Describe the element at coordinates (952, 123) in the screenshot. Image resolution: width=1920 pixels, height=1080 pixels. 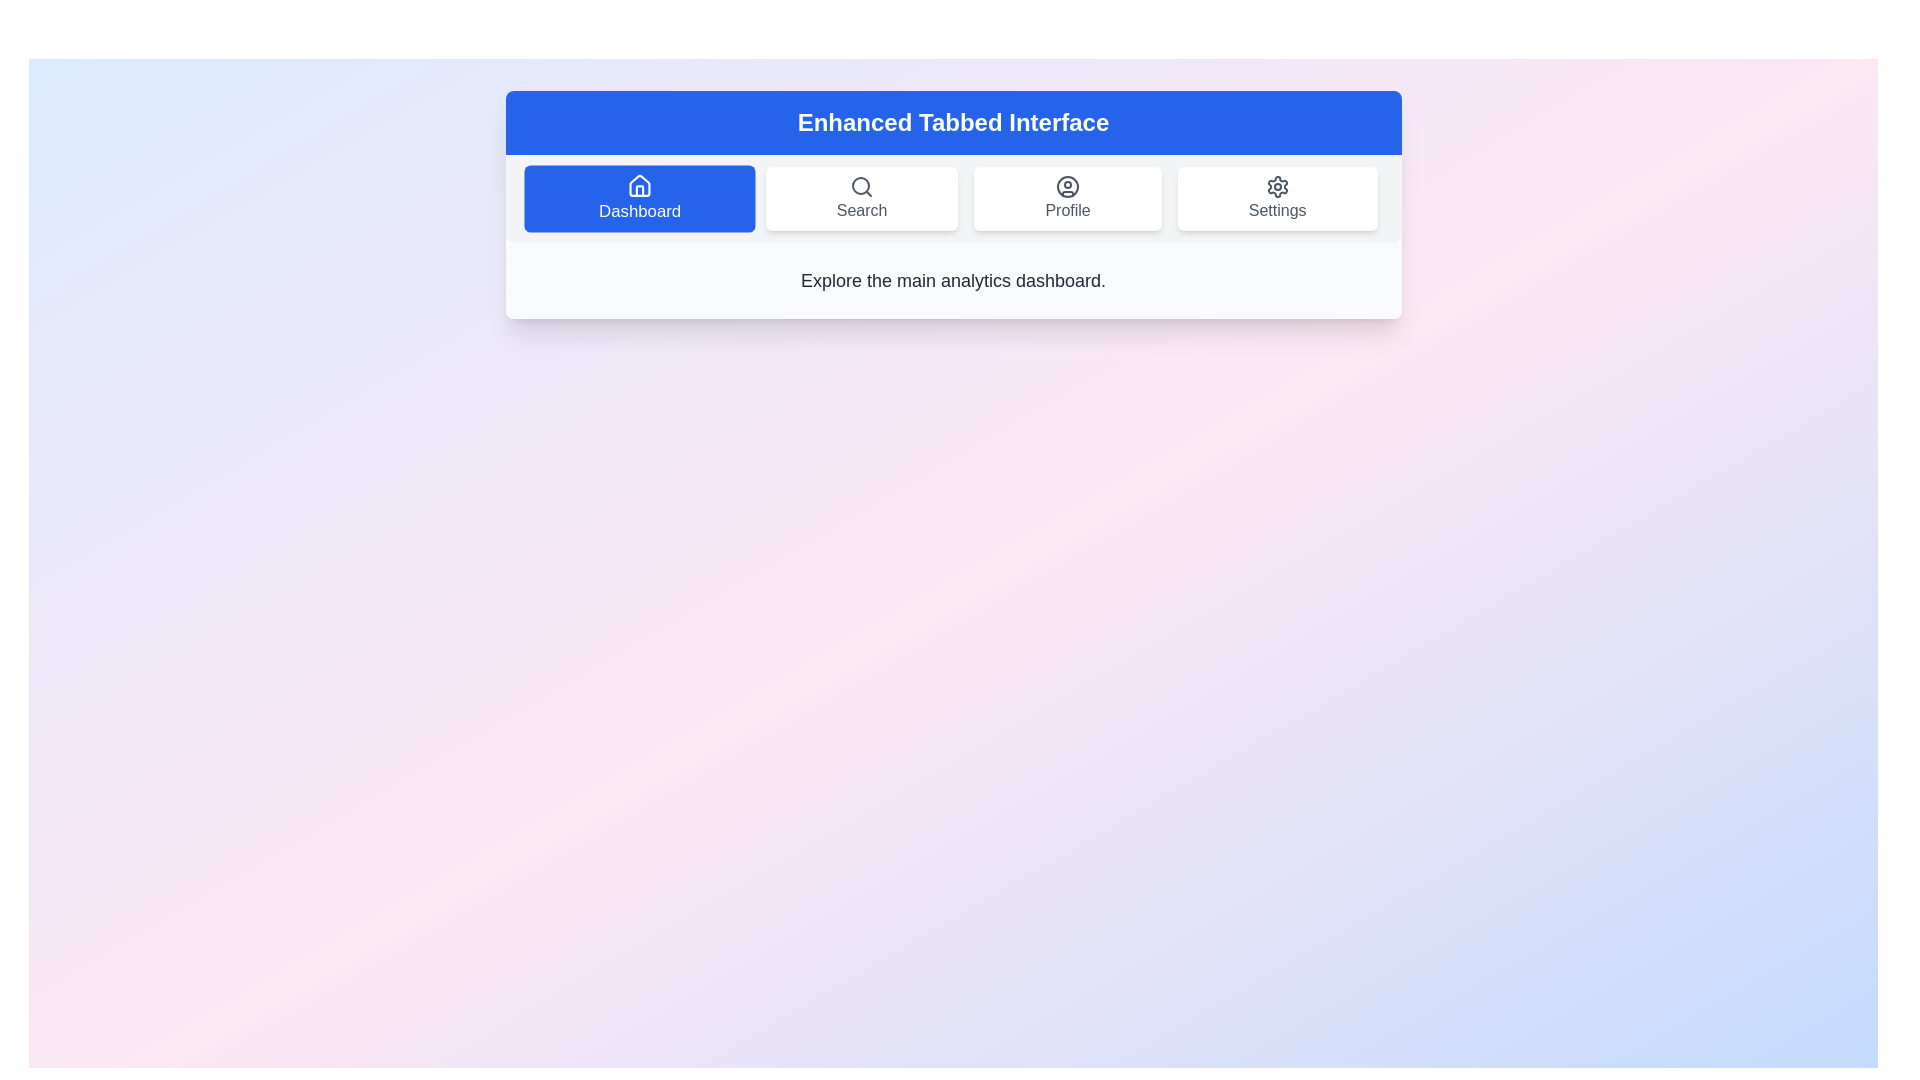
I see `the static Text Header labeled 'Enhanced Tabbed Interface', which serves as the visual header for the panel containing navigational tabs` at that location.